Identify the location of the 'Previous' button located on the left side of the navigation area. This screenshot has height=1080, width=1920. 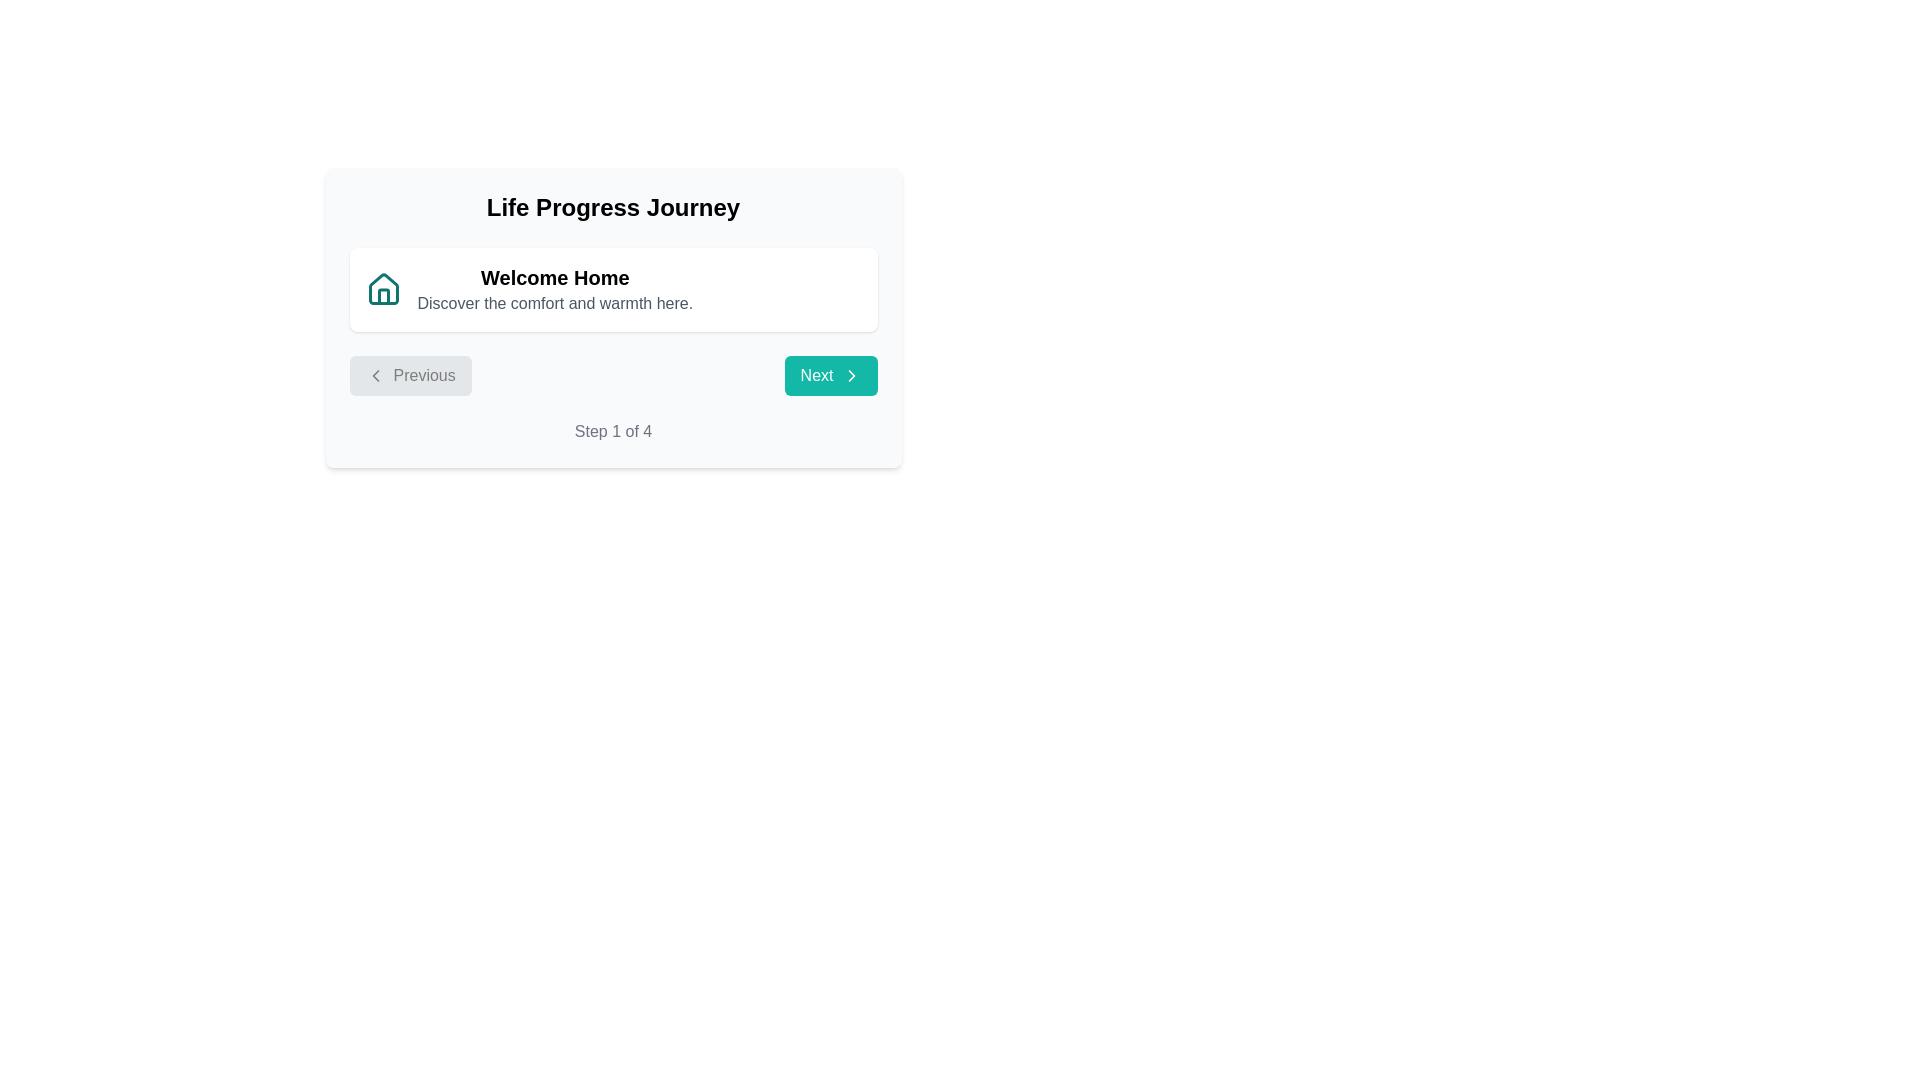
(409, 375).